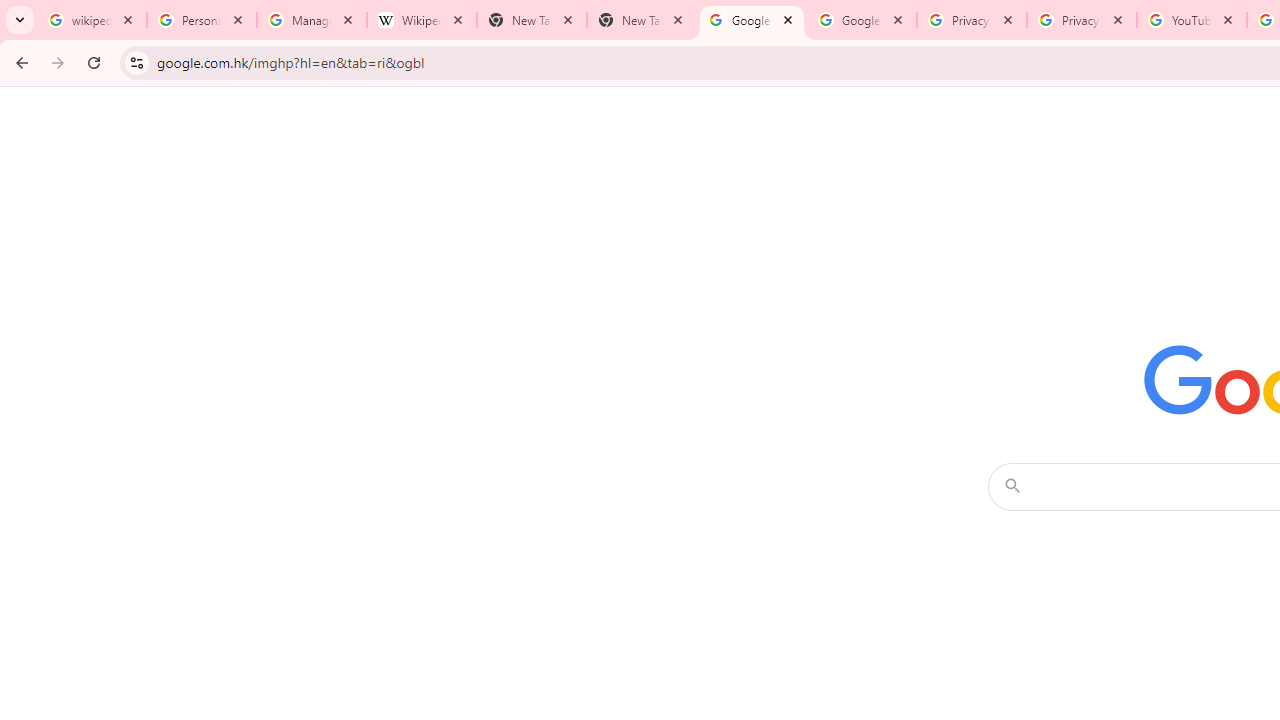 This screenshot has width=1280, height=720. What do you see at coordinates (19, 61) in the screenshot?
I see `'Back'` at bounding box center [19, 61].